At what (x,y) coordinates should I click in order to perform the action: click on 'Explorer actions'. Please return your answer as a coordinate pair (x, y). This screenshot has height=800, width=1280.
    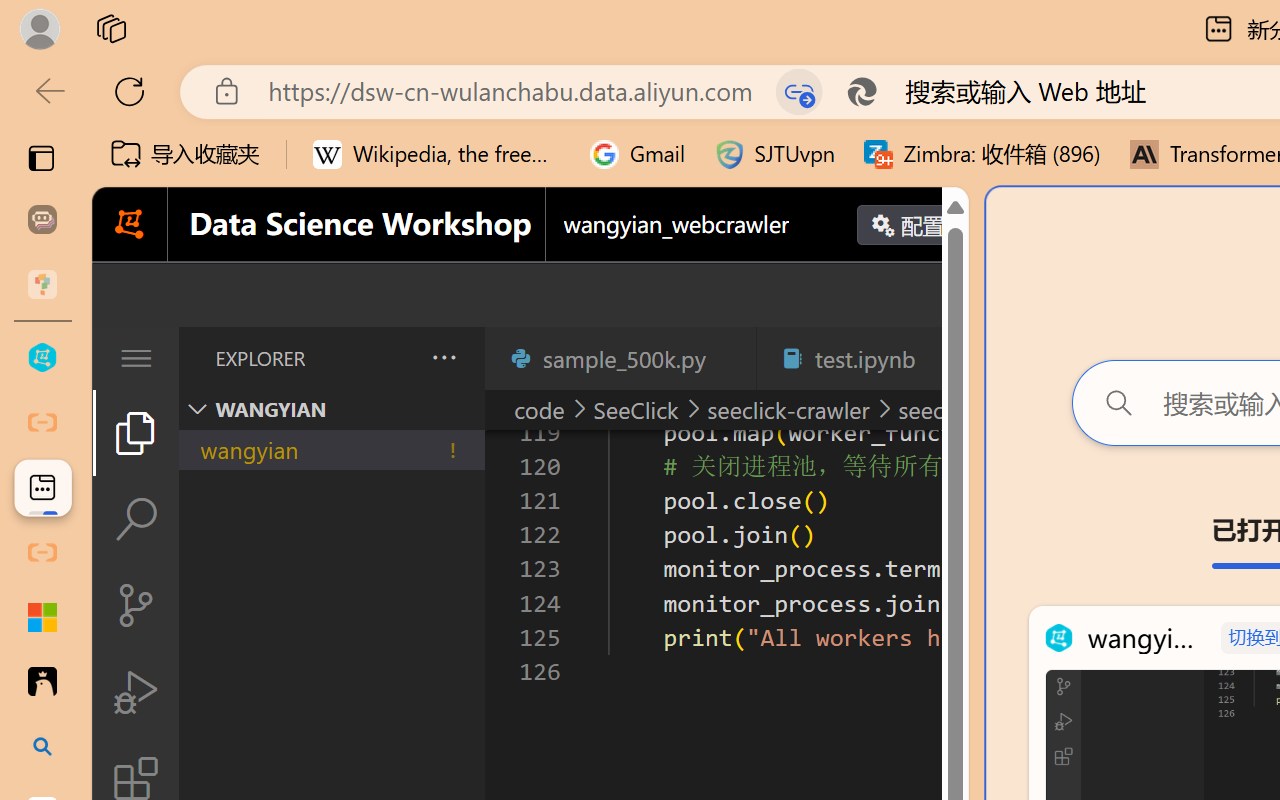
    Looking at the image, I should click on (391, 358).